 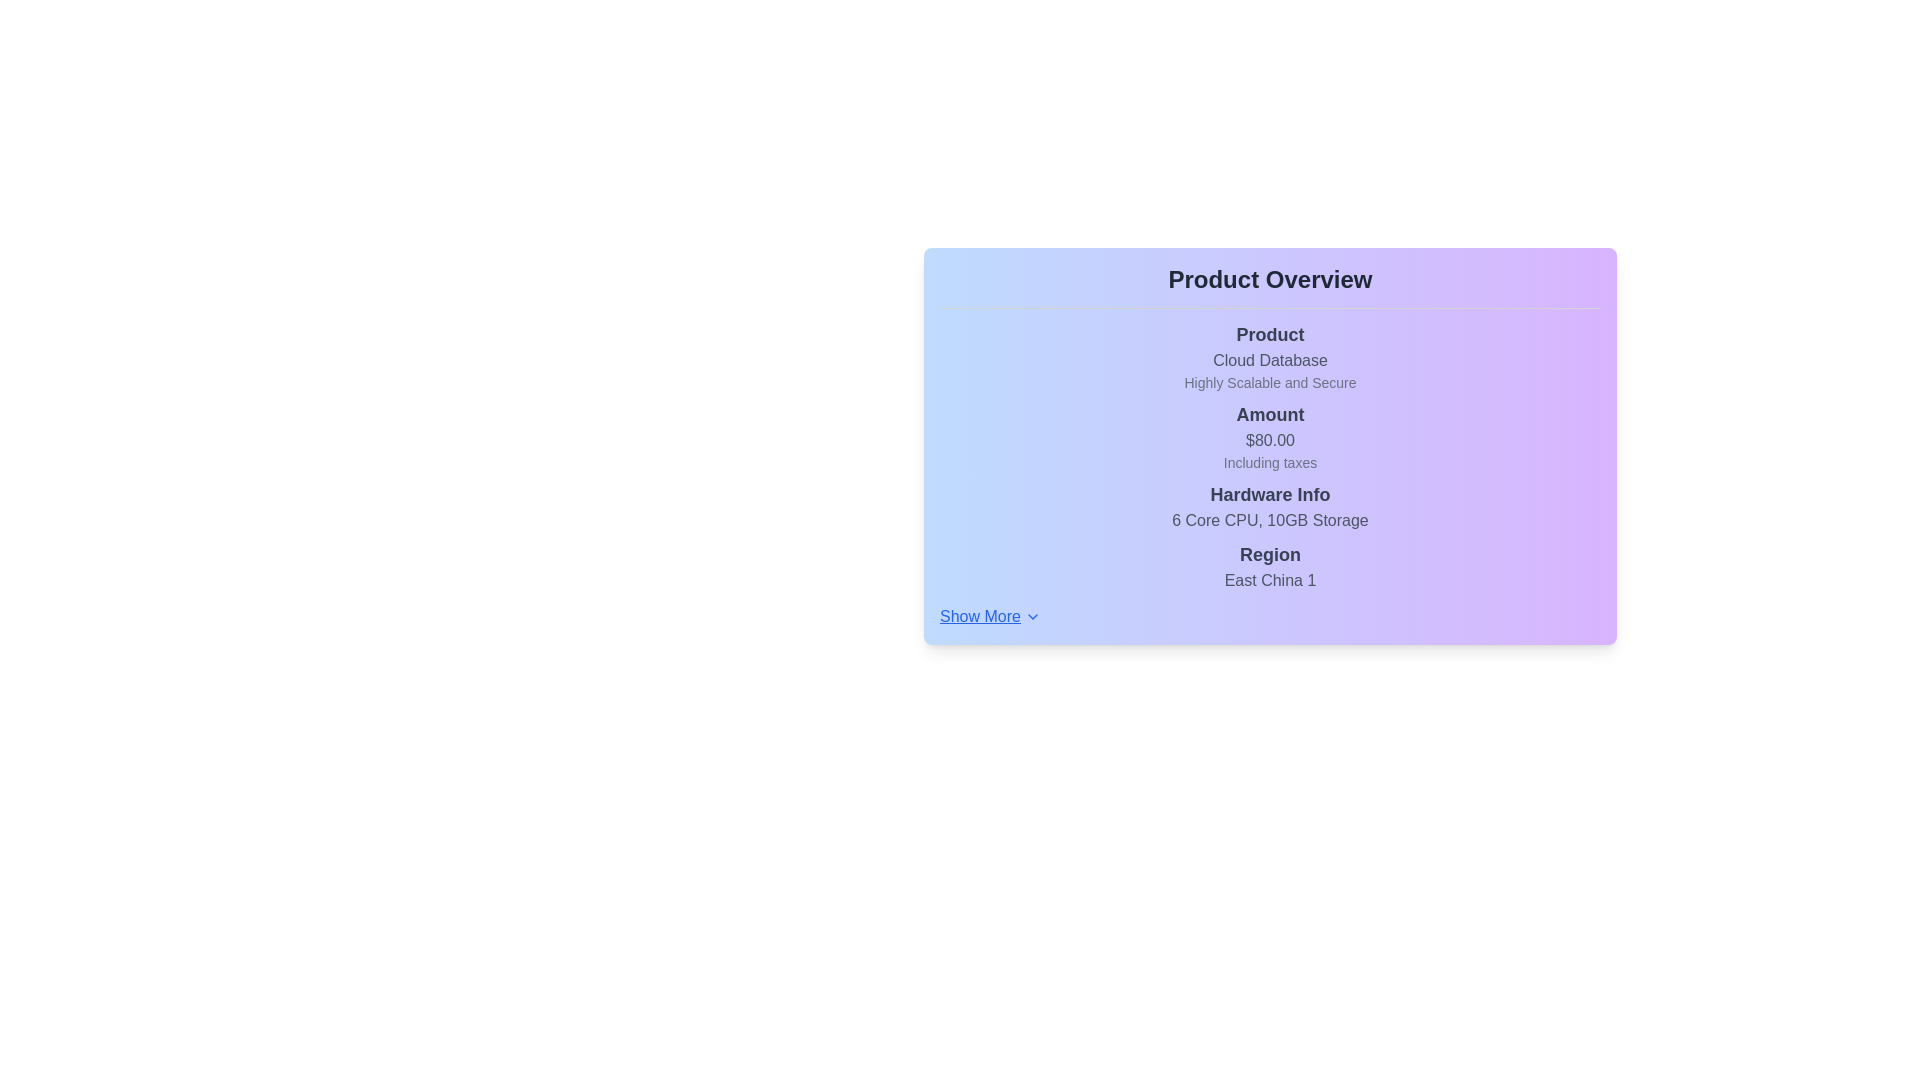 What do you see at coordinates (1269, 439) in the screenshot?
I see `the Text display that indicates the monetary value associated with the product or service, located below 'Amount' and above 'Including taxes'` at bounding box center [1269, 439].